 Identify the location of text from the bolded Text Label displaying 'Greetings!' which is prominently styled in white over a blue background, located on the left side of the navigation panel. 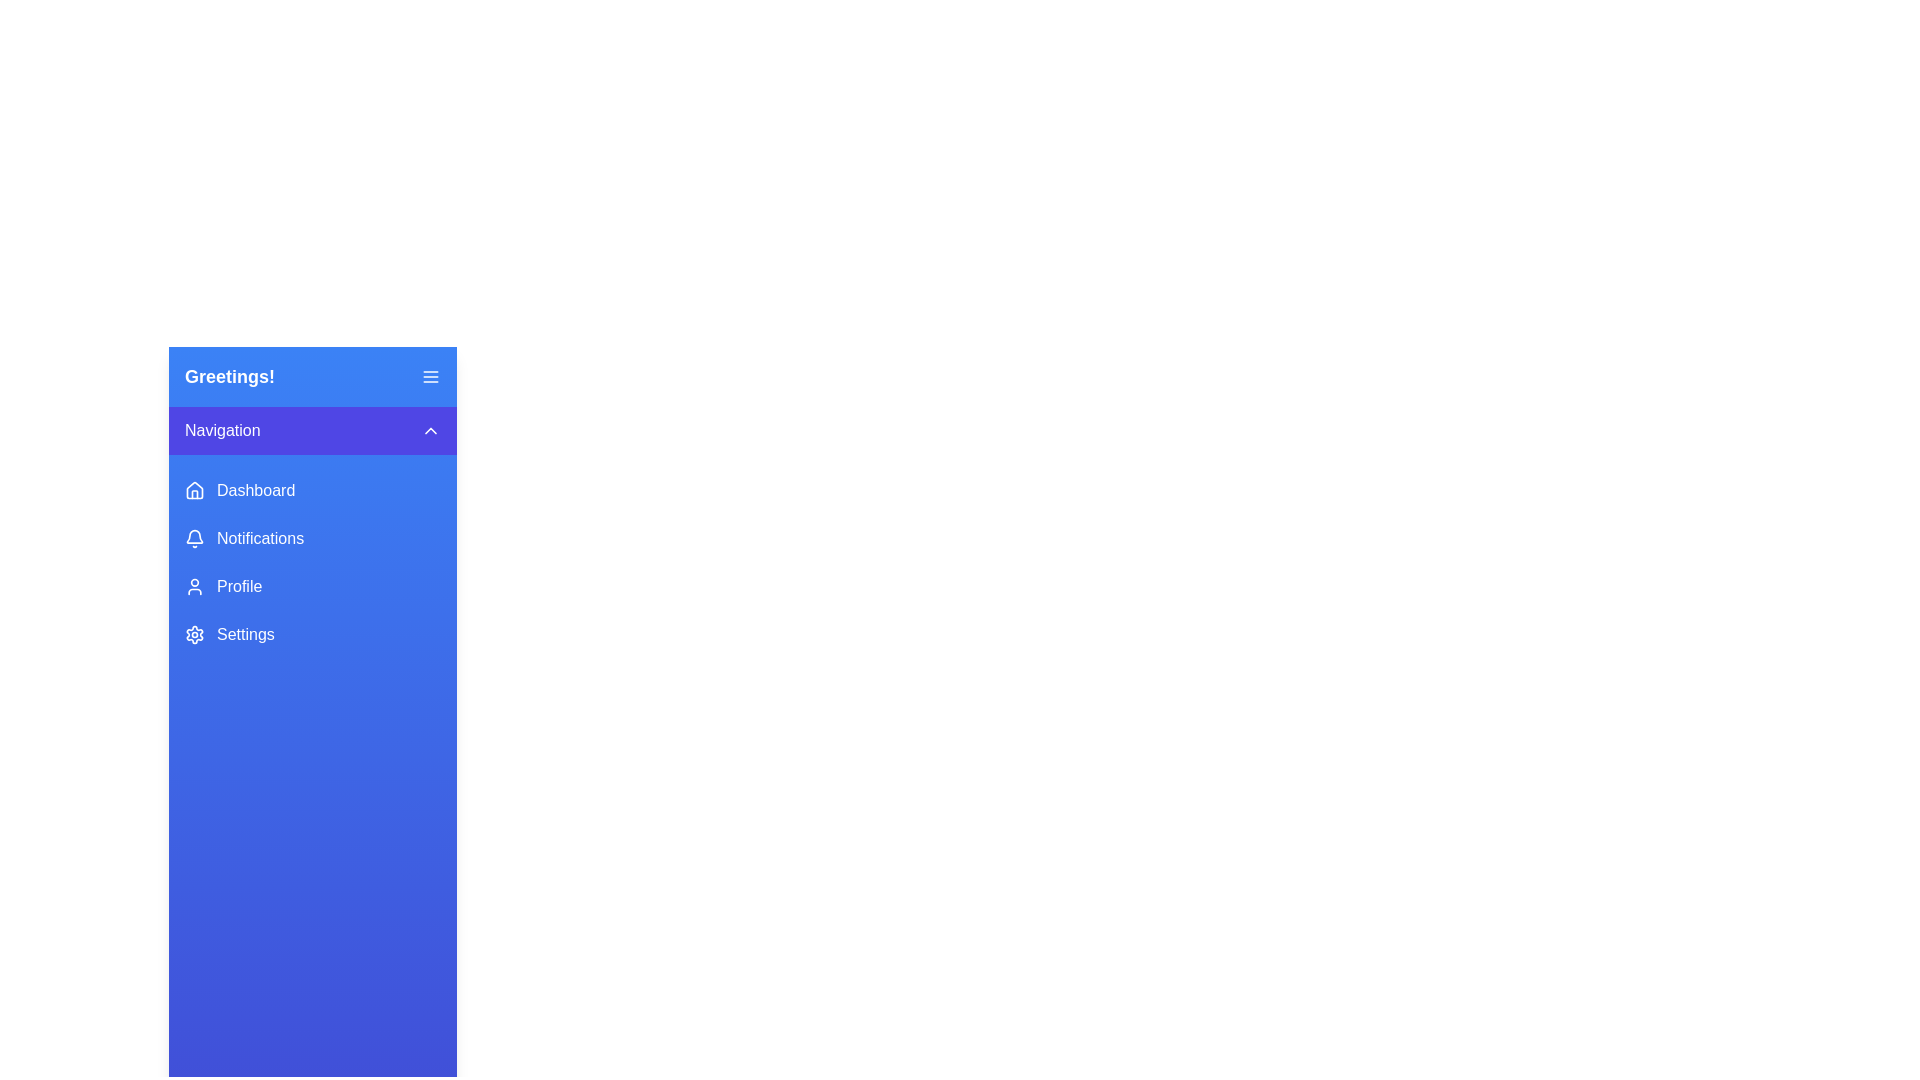
(230, 377).